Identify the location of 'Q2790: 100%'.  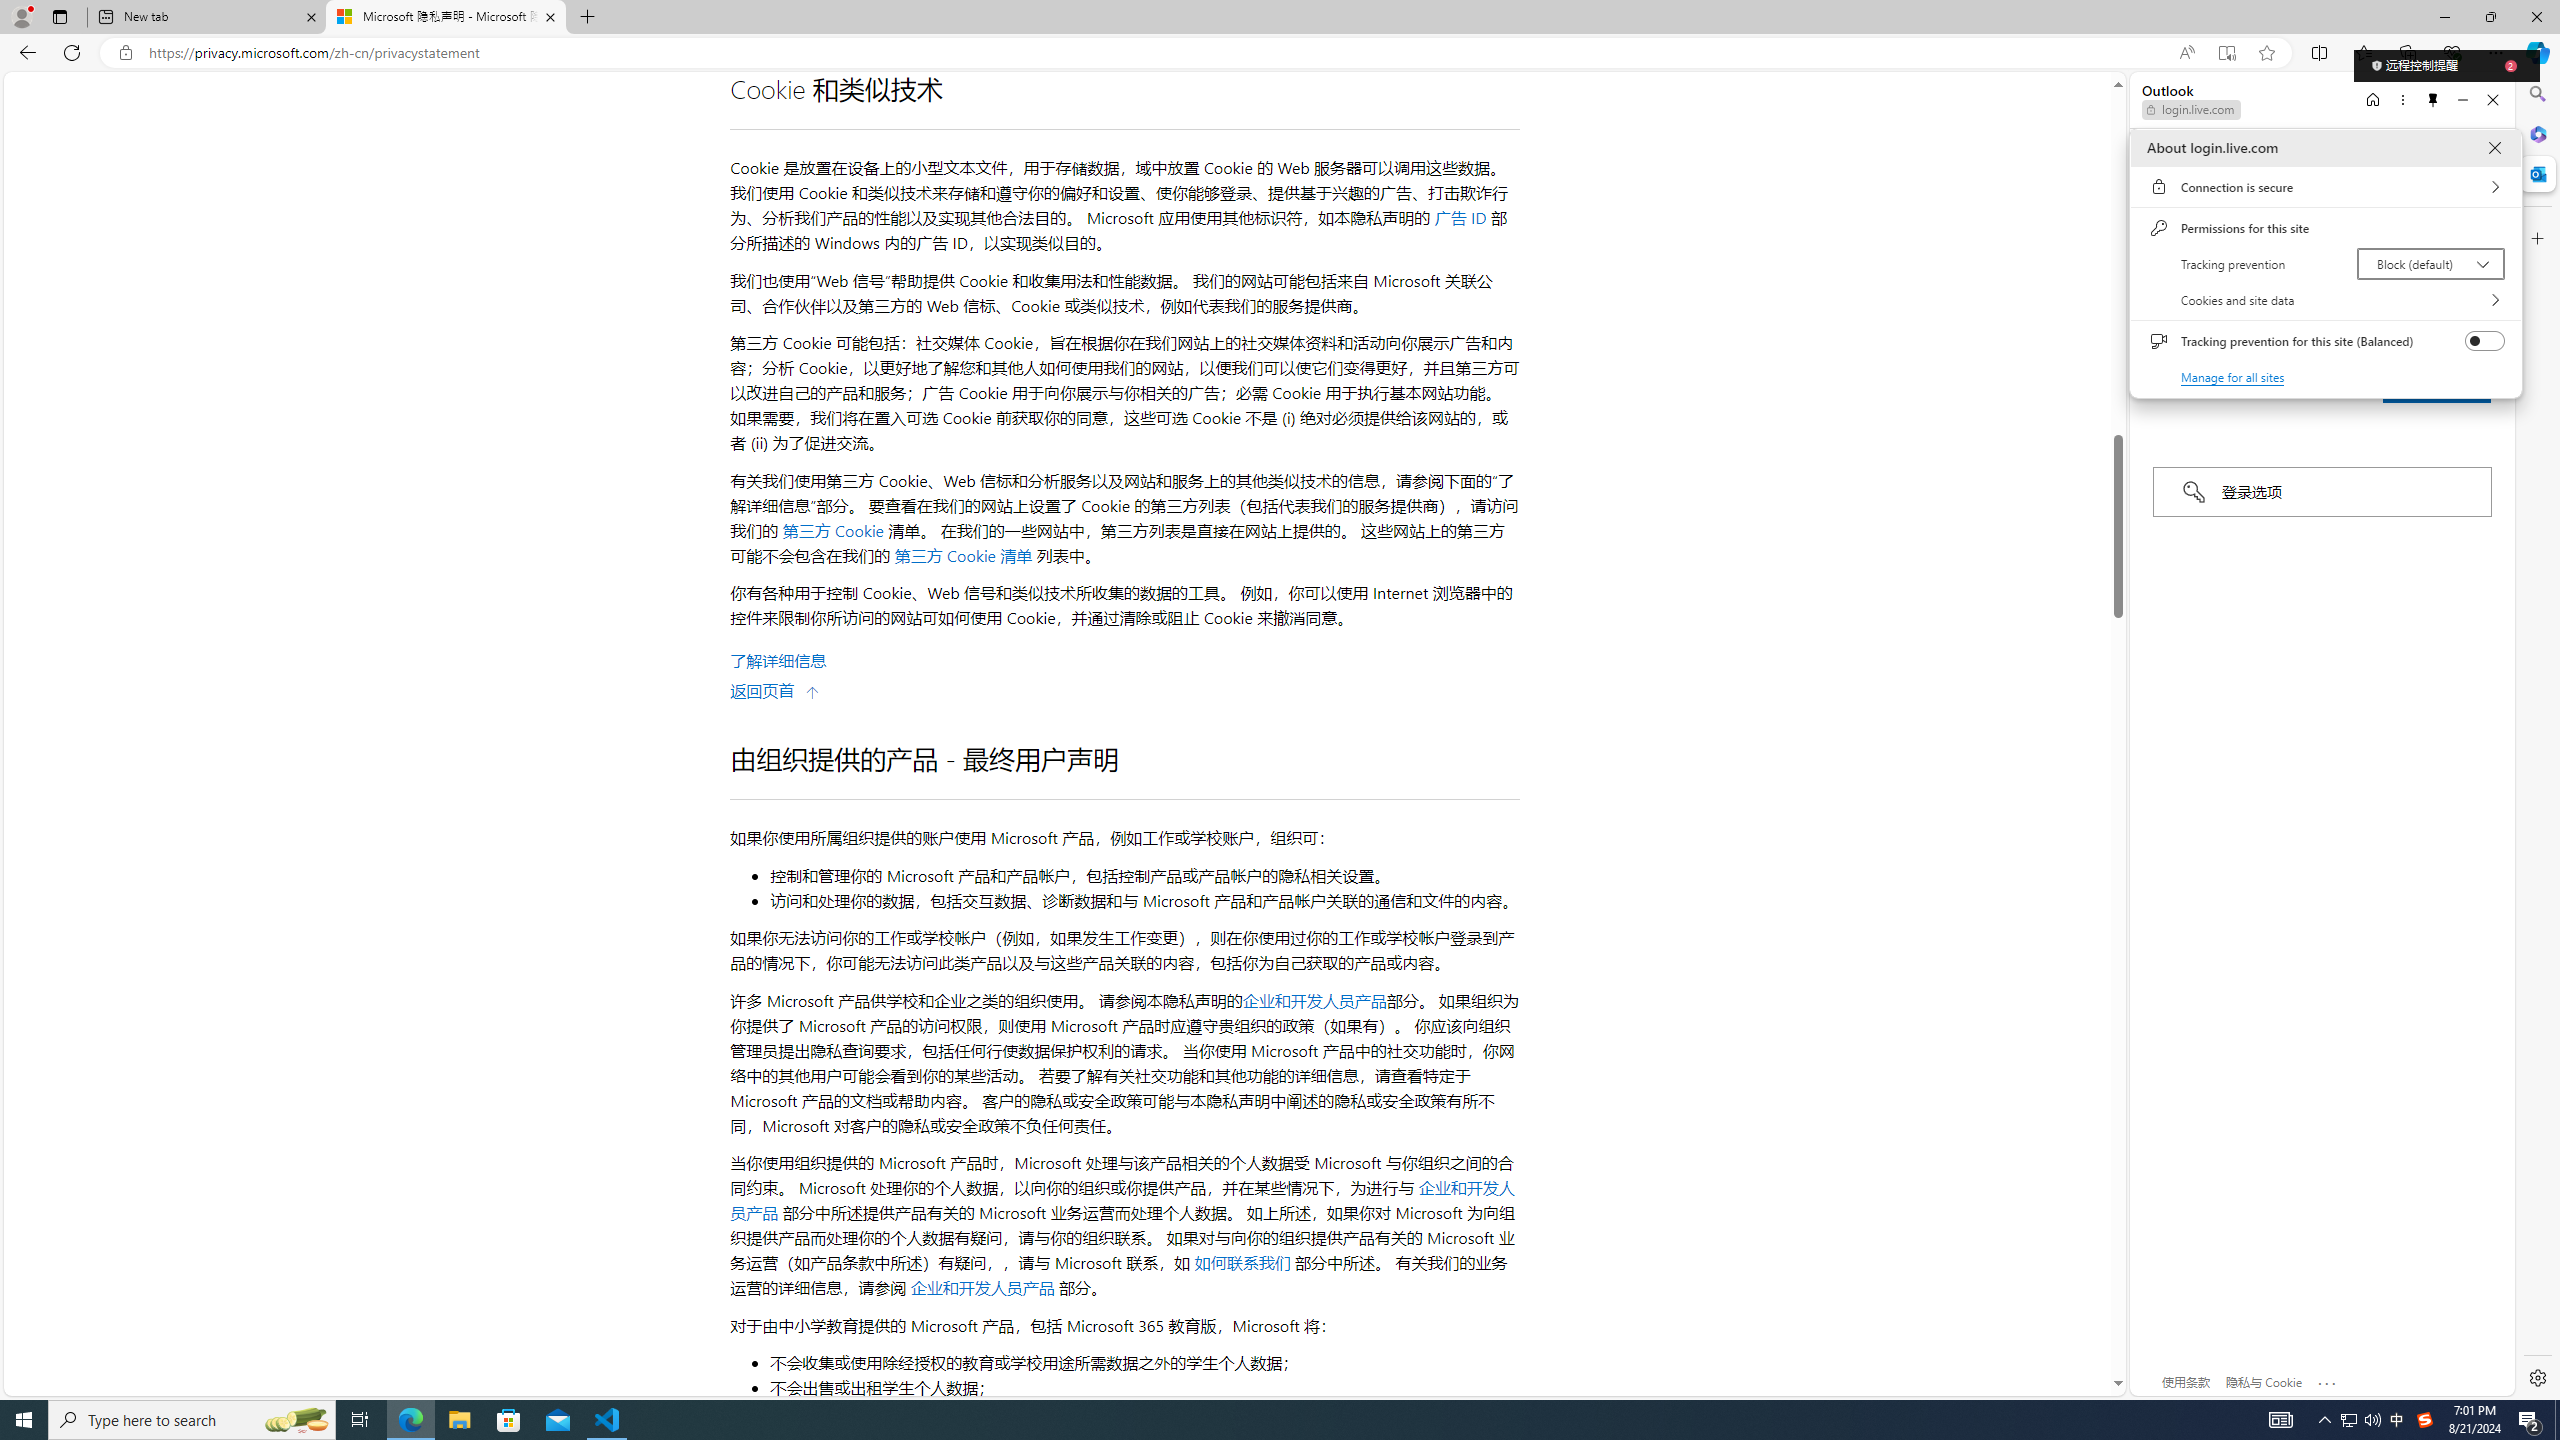
(2424, 1418).